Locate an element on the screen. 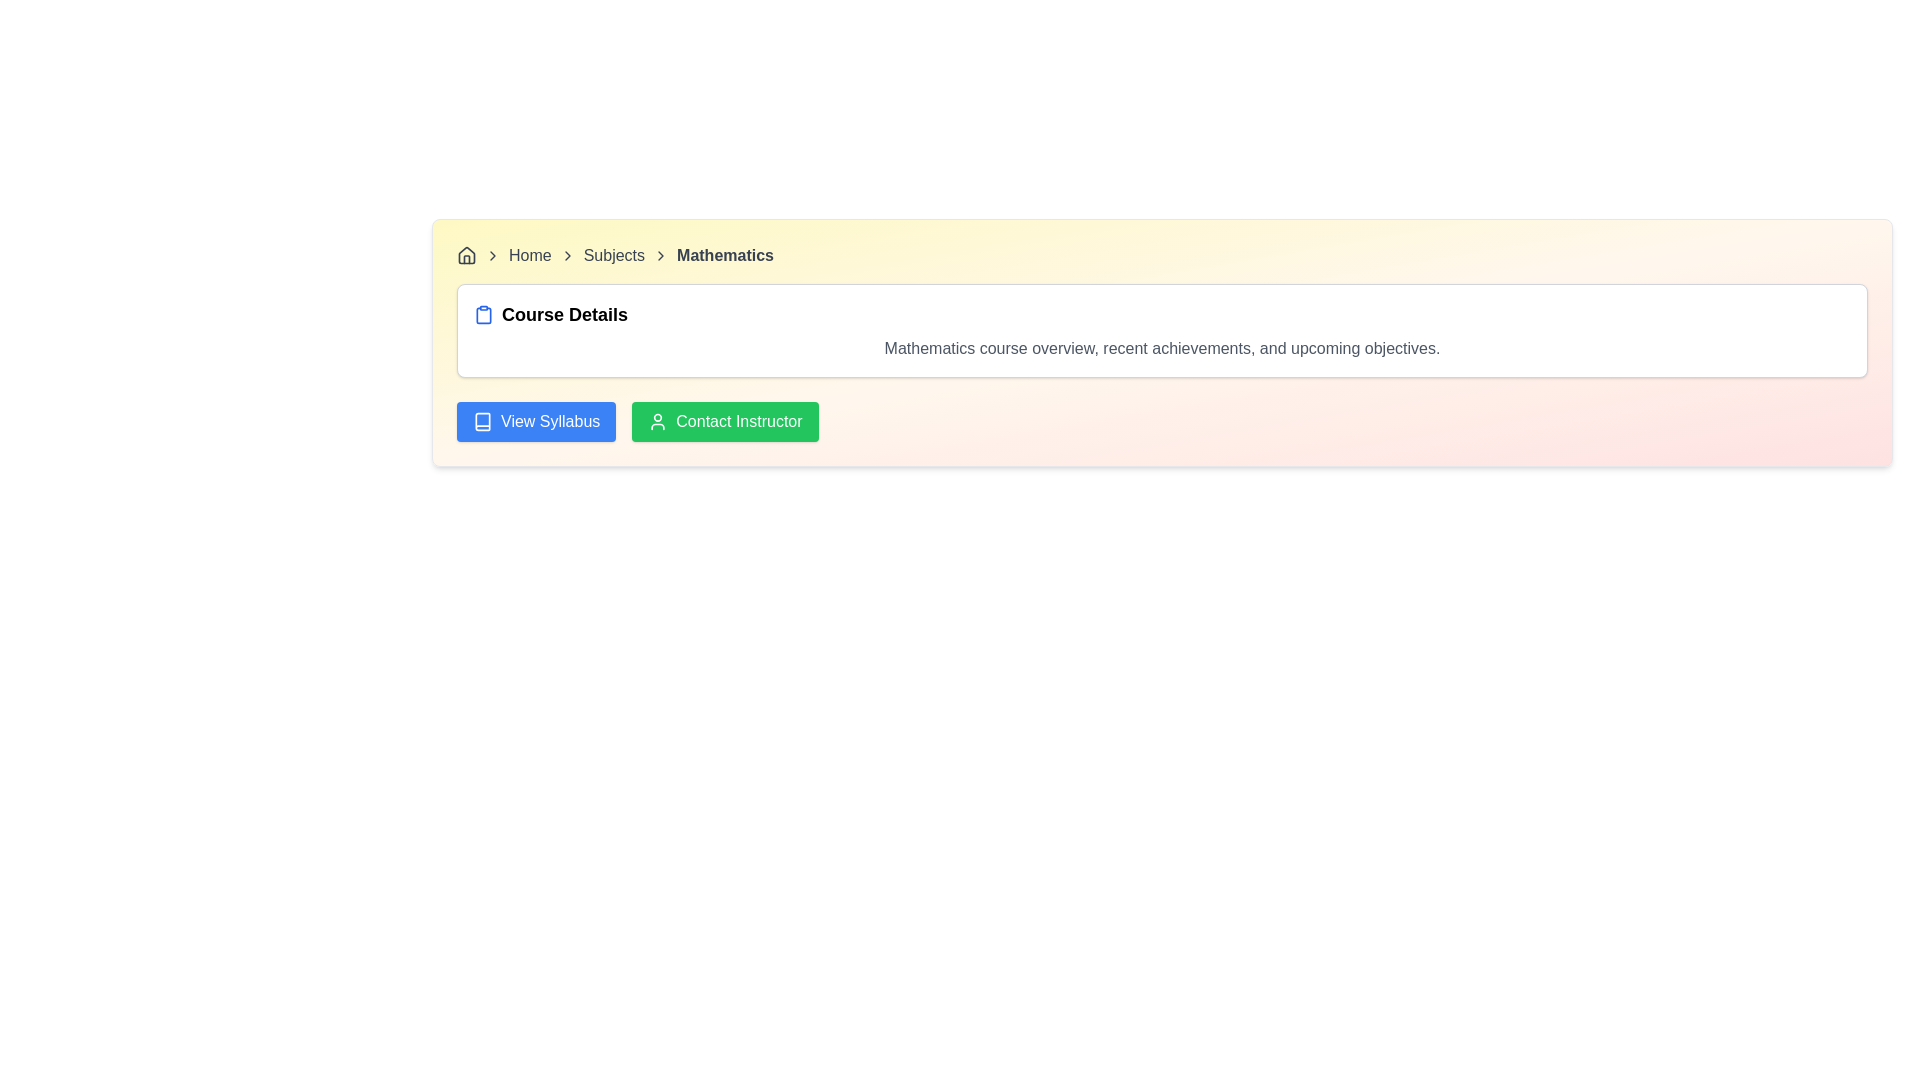  the 'Subjects' text label in the breadcrumb navigation bar is located at coordinates (613, 254).